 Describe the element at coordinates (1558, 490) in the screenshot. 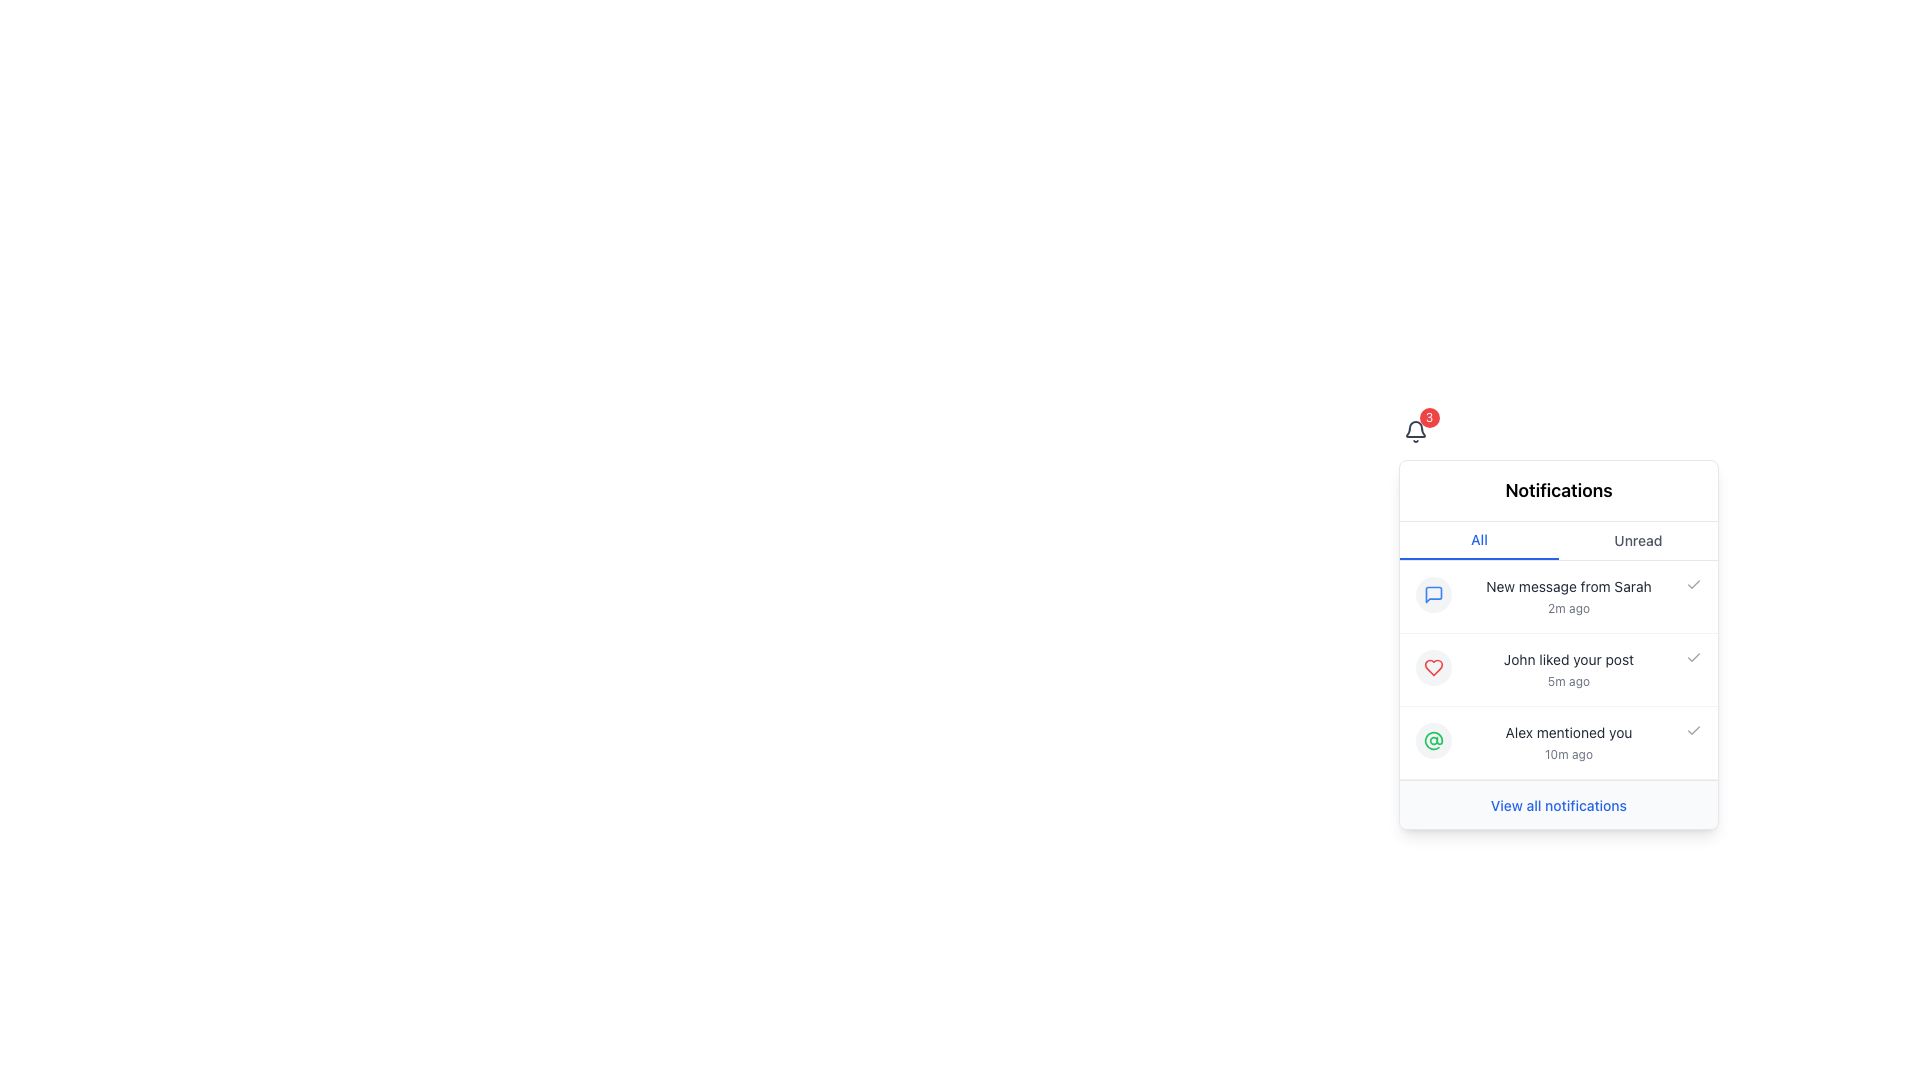

I see `the header label in the notification dropdown menu` at that location.